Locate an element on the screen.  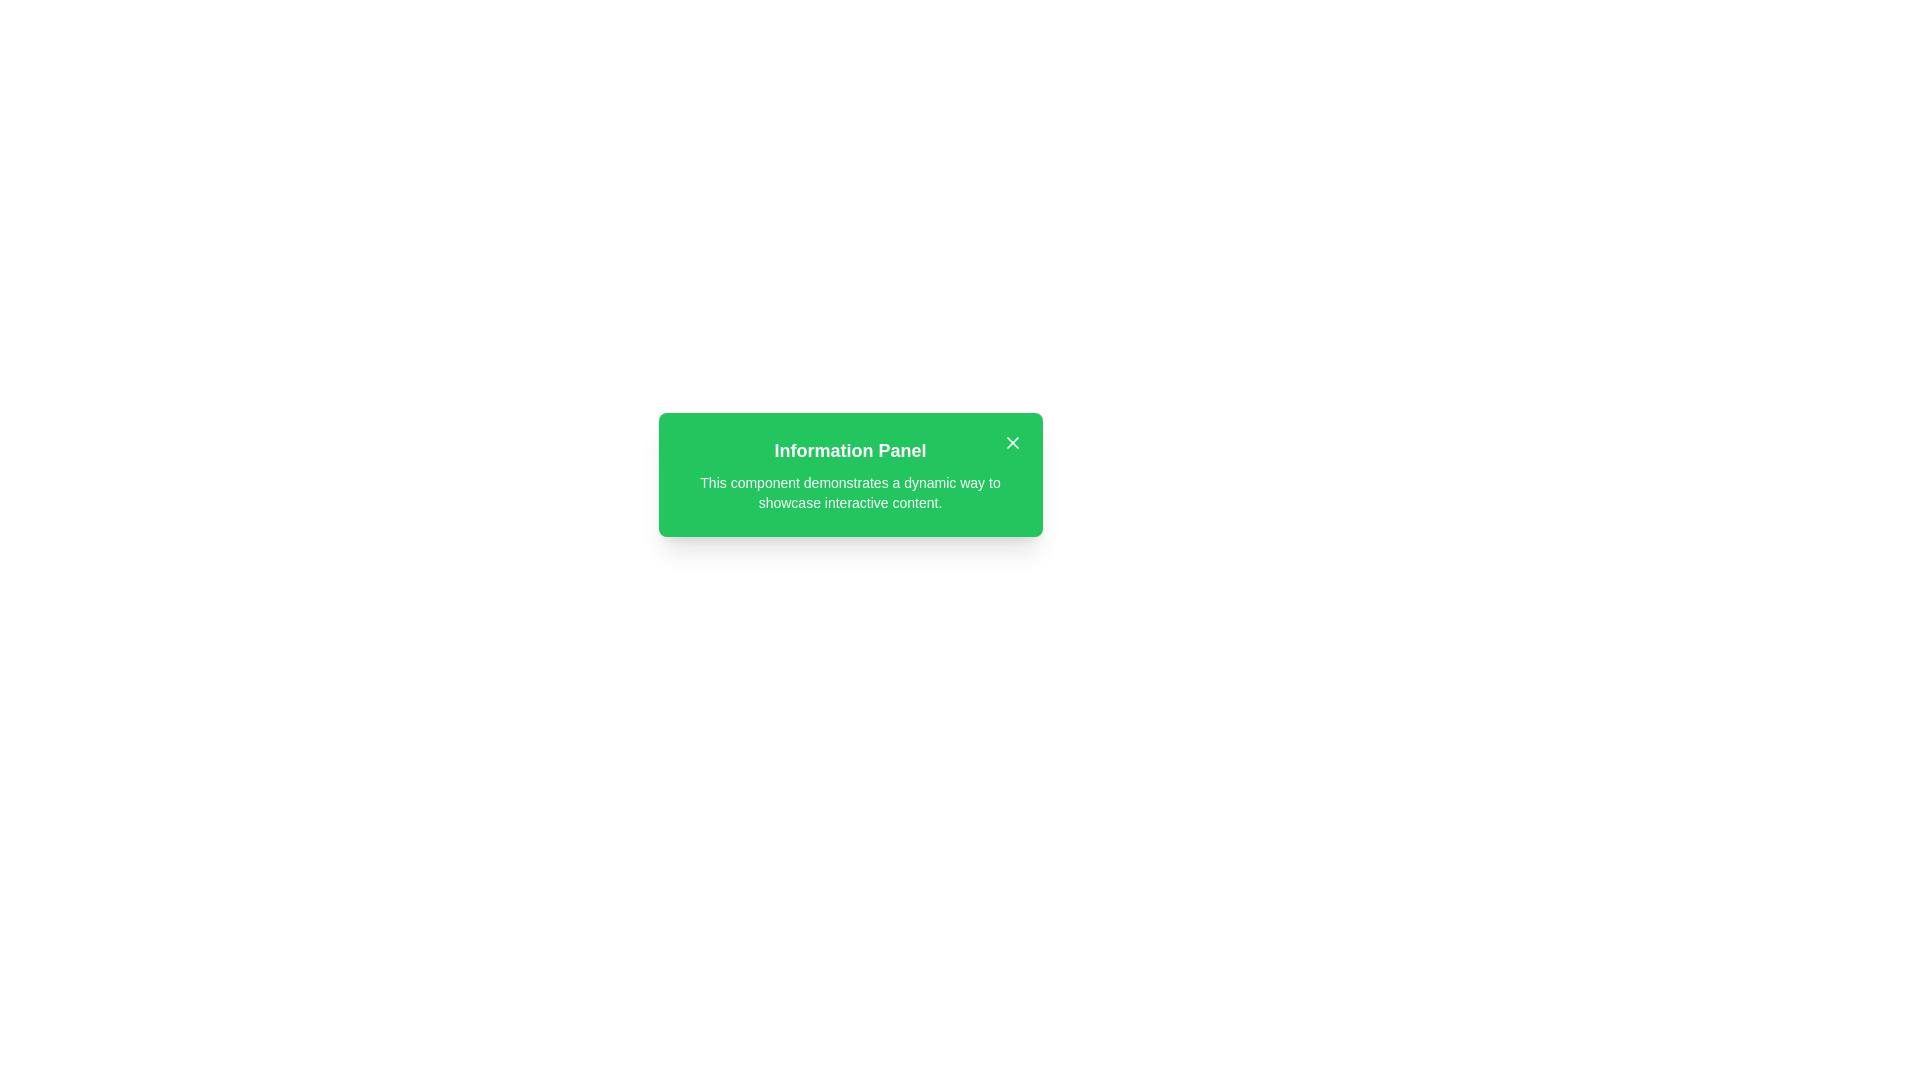
the Informational panel, which has a green background and white text, featuring a bold title 'Information Panel' and a close 'x' icon at the top-right corner is located at coordinates (850, 474).